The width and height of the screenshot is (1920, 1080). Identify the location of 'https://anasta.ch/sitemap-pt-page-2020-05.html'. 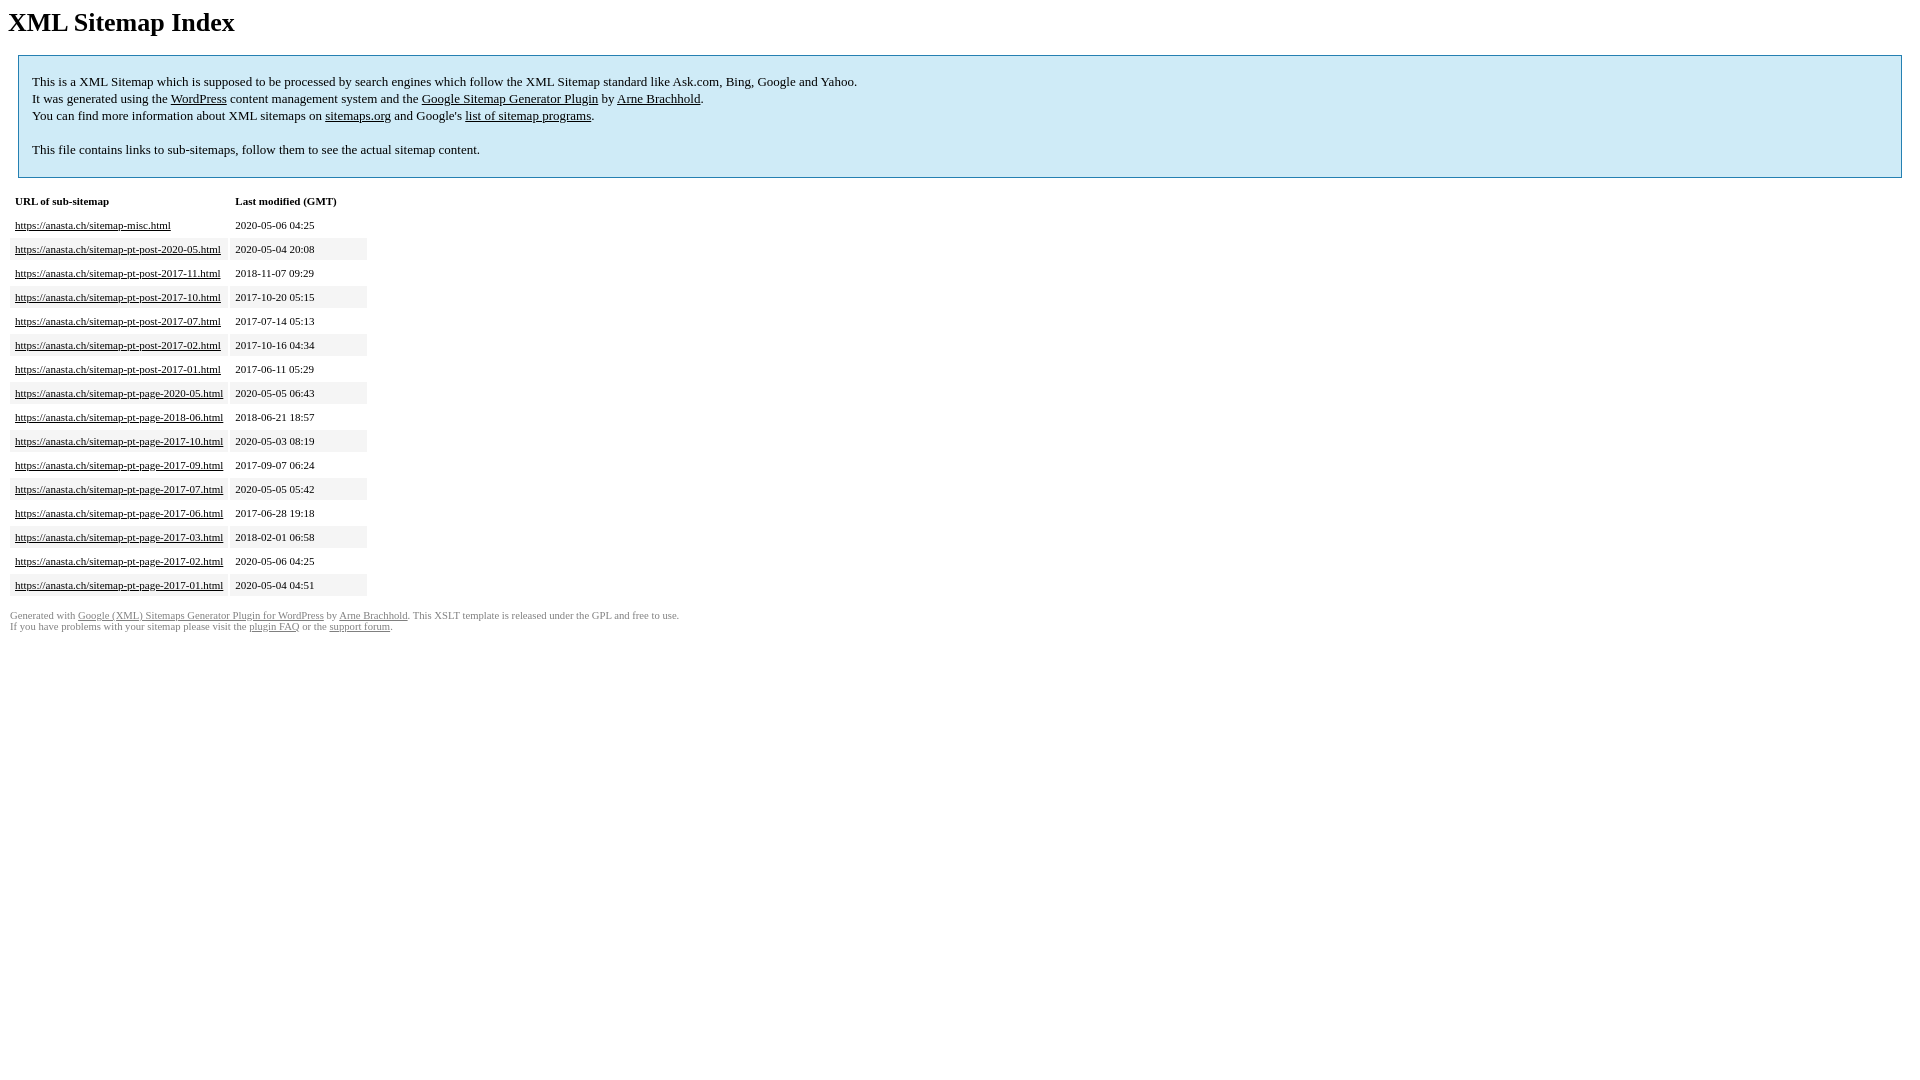
(14, 393).